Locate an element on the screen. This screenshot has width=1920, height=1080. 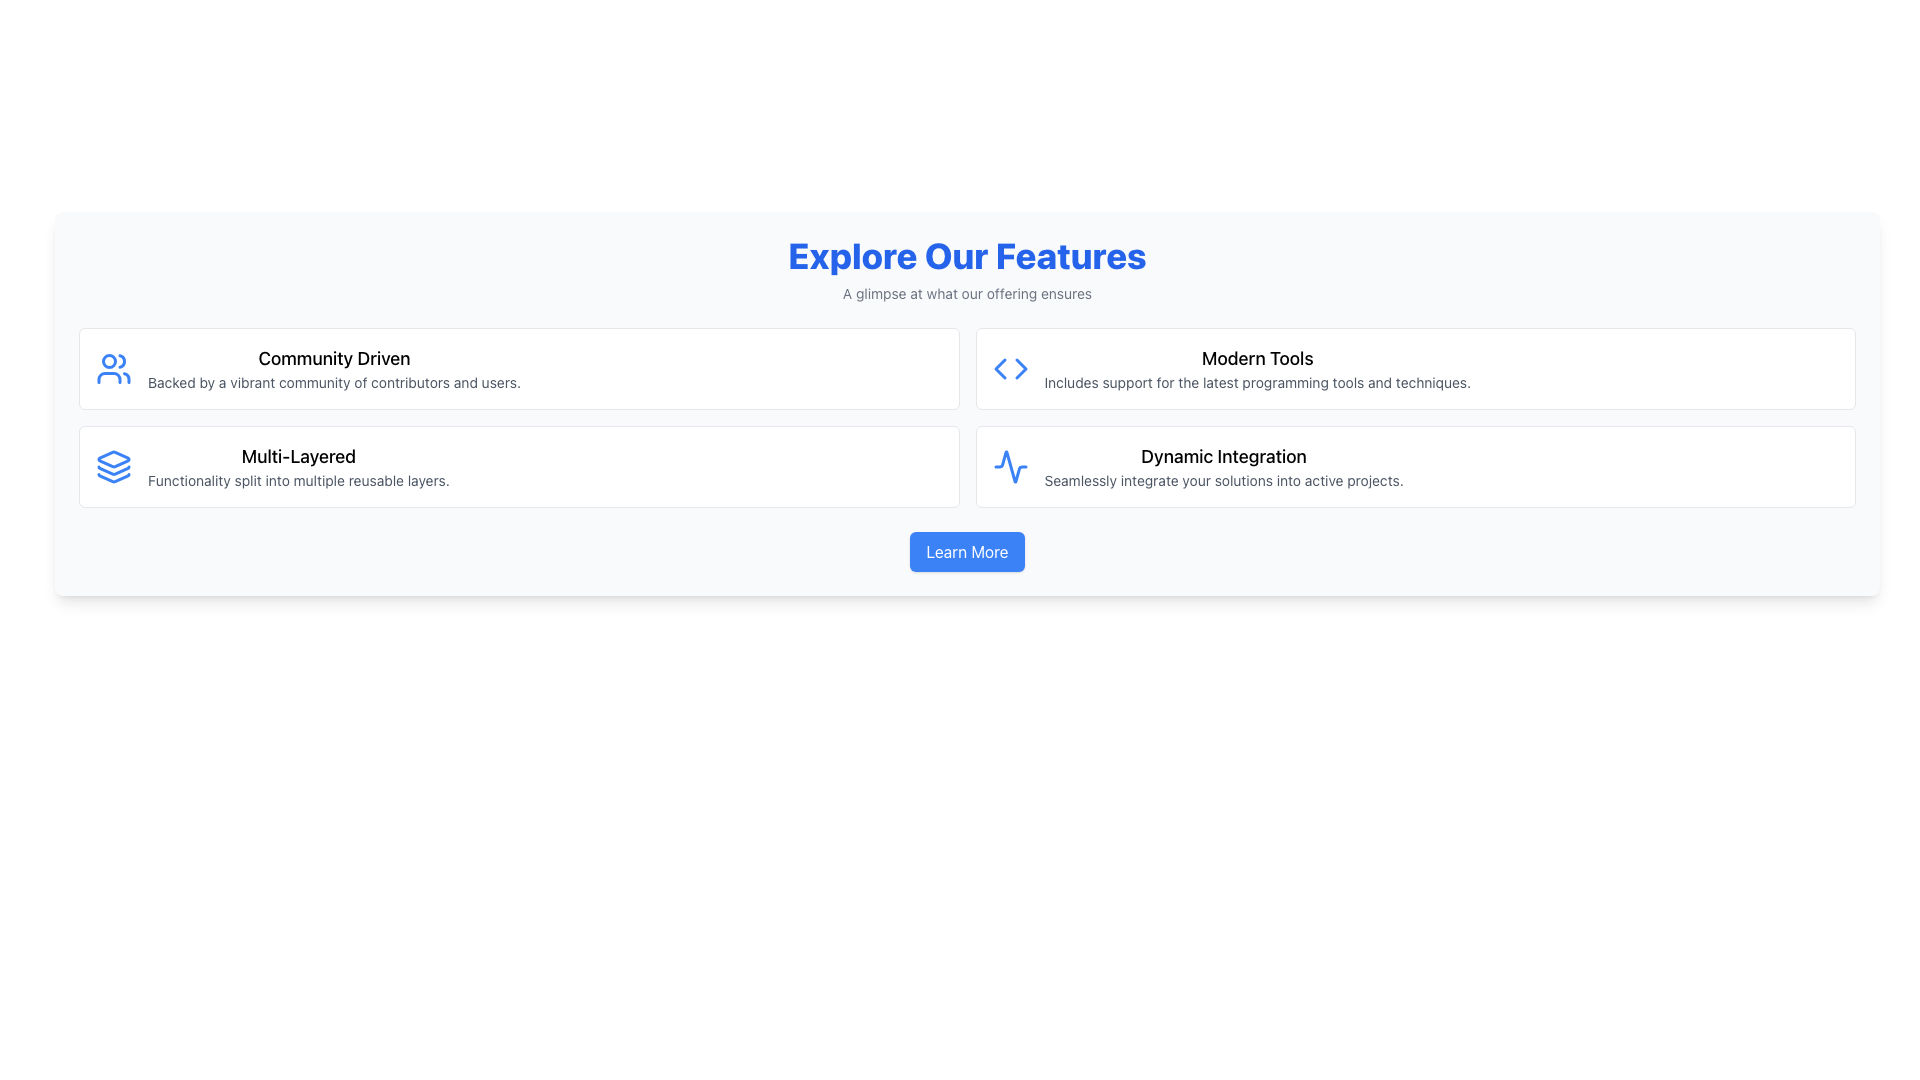
text from the 'Dynamic Integration' text block, which includes the title and subtitle, located in the bottom-right quadrant of the grid titled 'Explore Our Features' is located at coordinates (1223, 466).